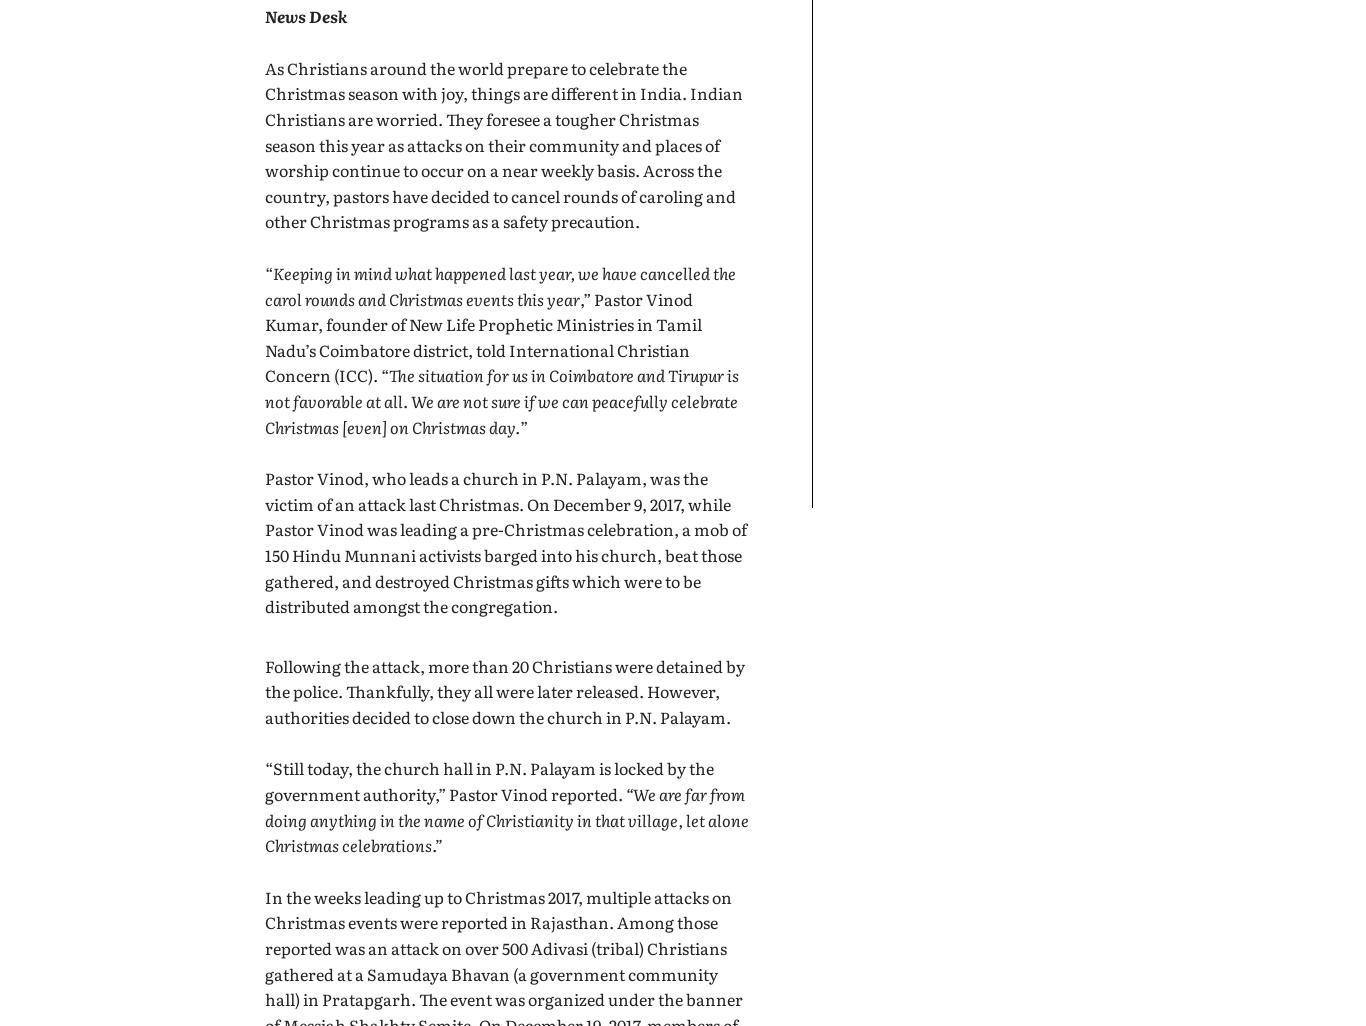 The image size is (1366, 1026). I want to click on 'Following the attack, more than 20 Christians were detained by the police. Thankfully, they all were later released. However, authorities decided to close down the church in P.N. Palayam.', so click(265, 689).